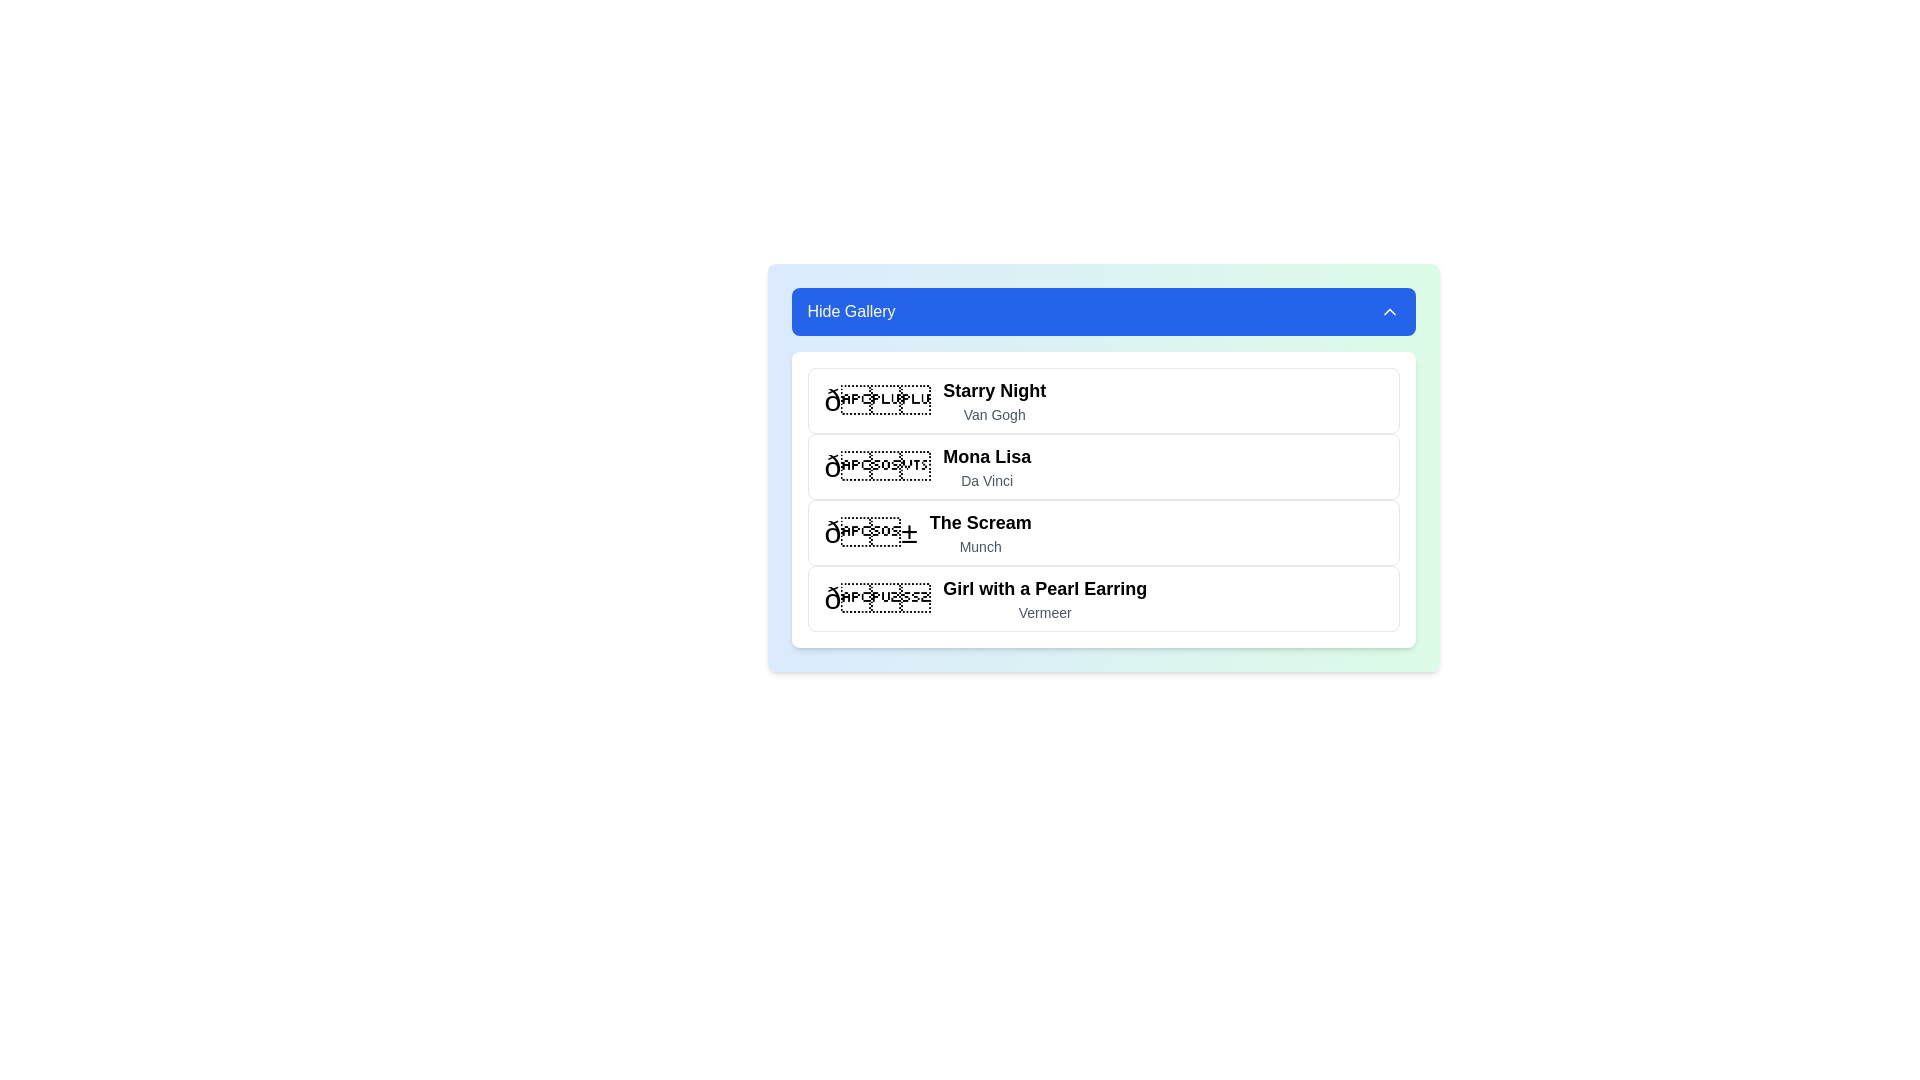 Image resolution: width=1920 pixels, height=1080 pixels. Describe the element at coordinates (987, 466) in the screenshot. I see `text content of the label displaying 'Mona Lisa' by Da Vinci, which is the second item in a vertically stacked list in the gallery display` at that location.